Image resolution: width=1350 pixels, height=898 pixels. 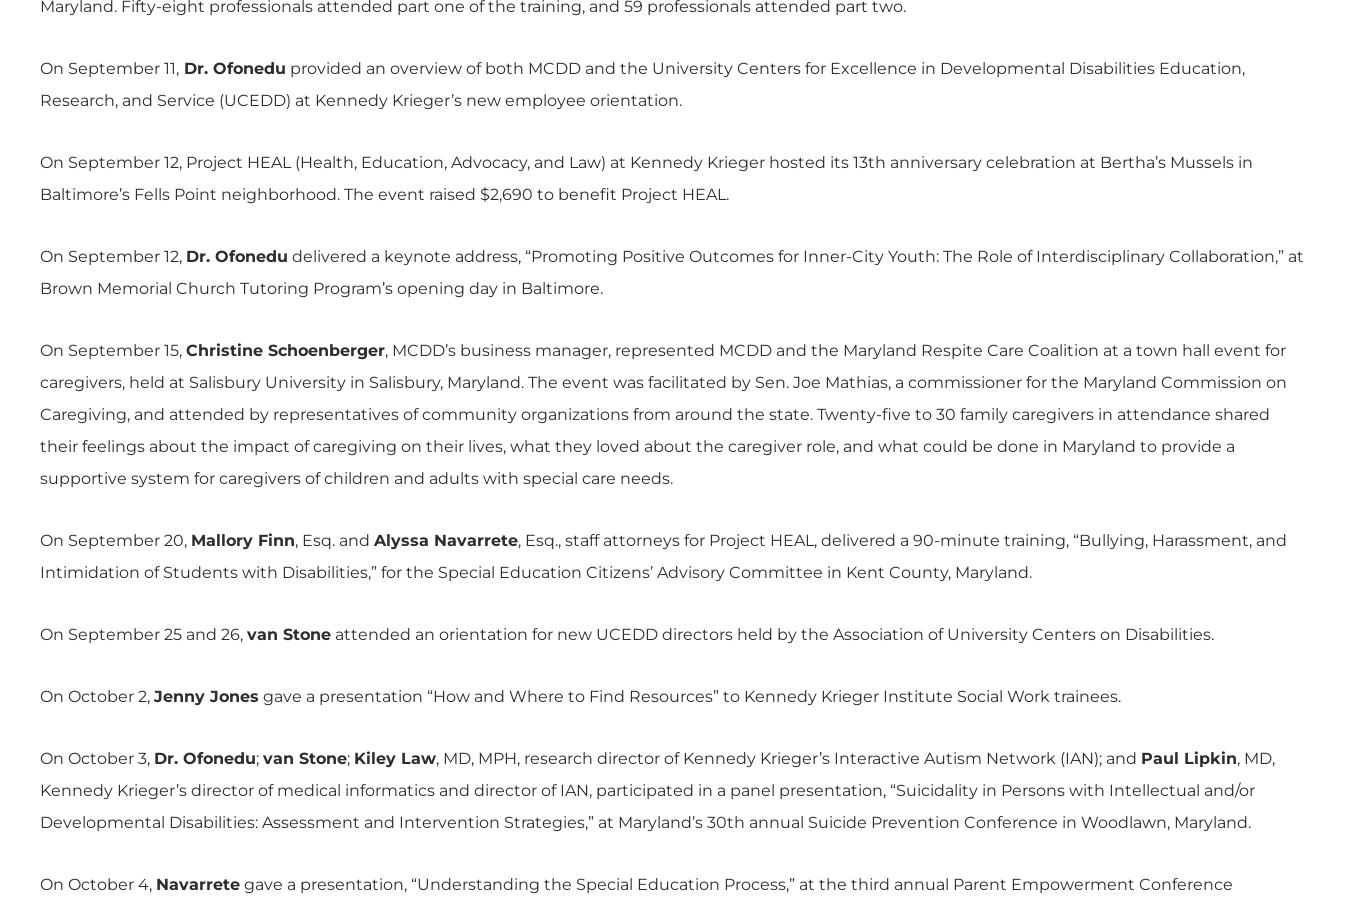 I want to click on ', Esq. and', so click(x=333, y=539).